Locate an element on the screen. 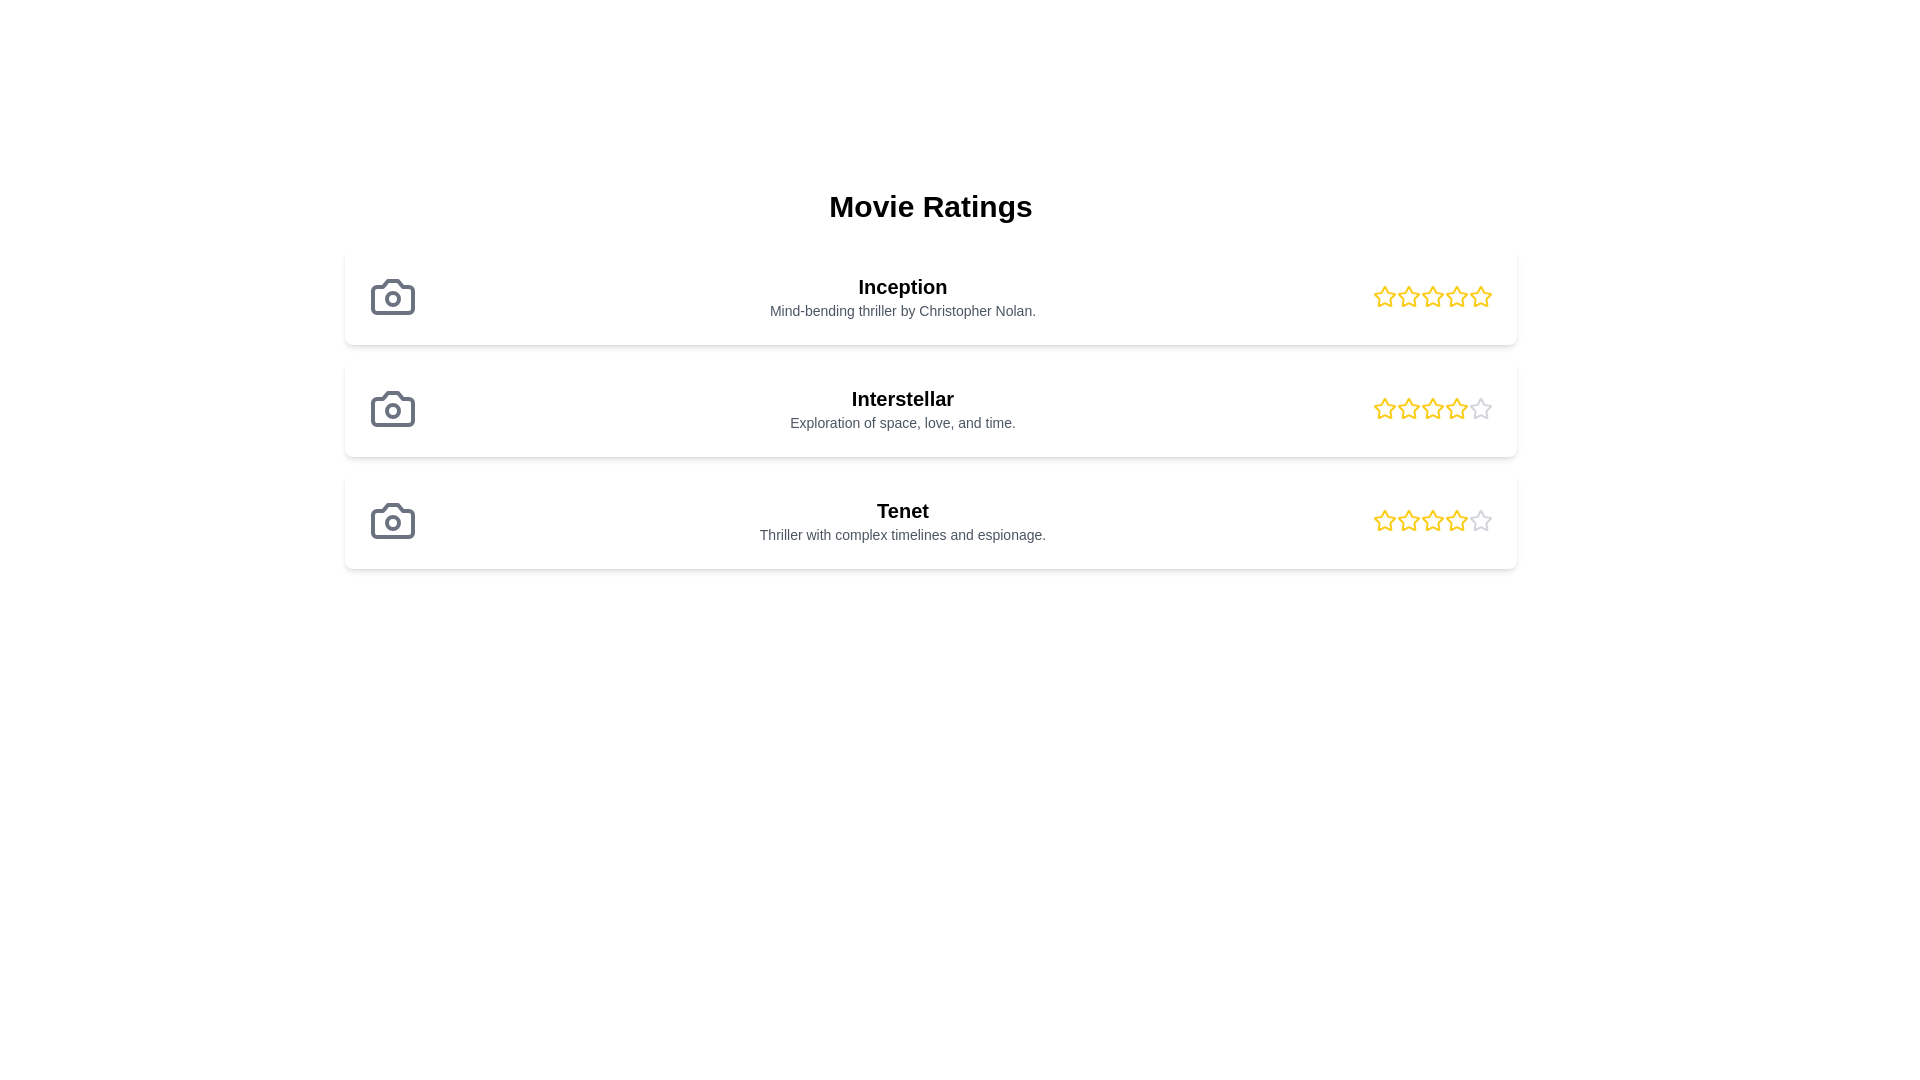  the fourth yellow rating star icon in the 'Tenet' movie rating row is located at coordinates (1432, 519).